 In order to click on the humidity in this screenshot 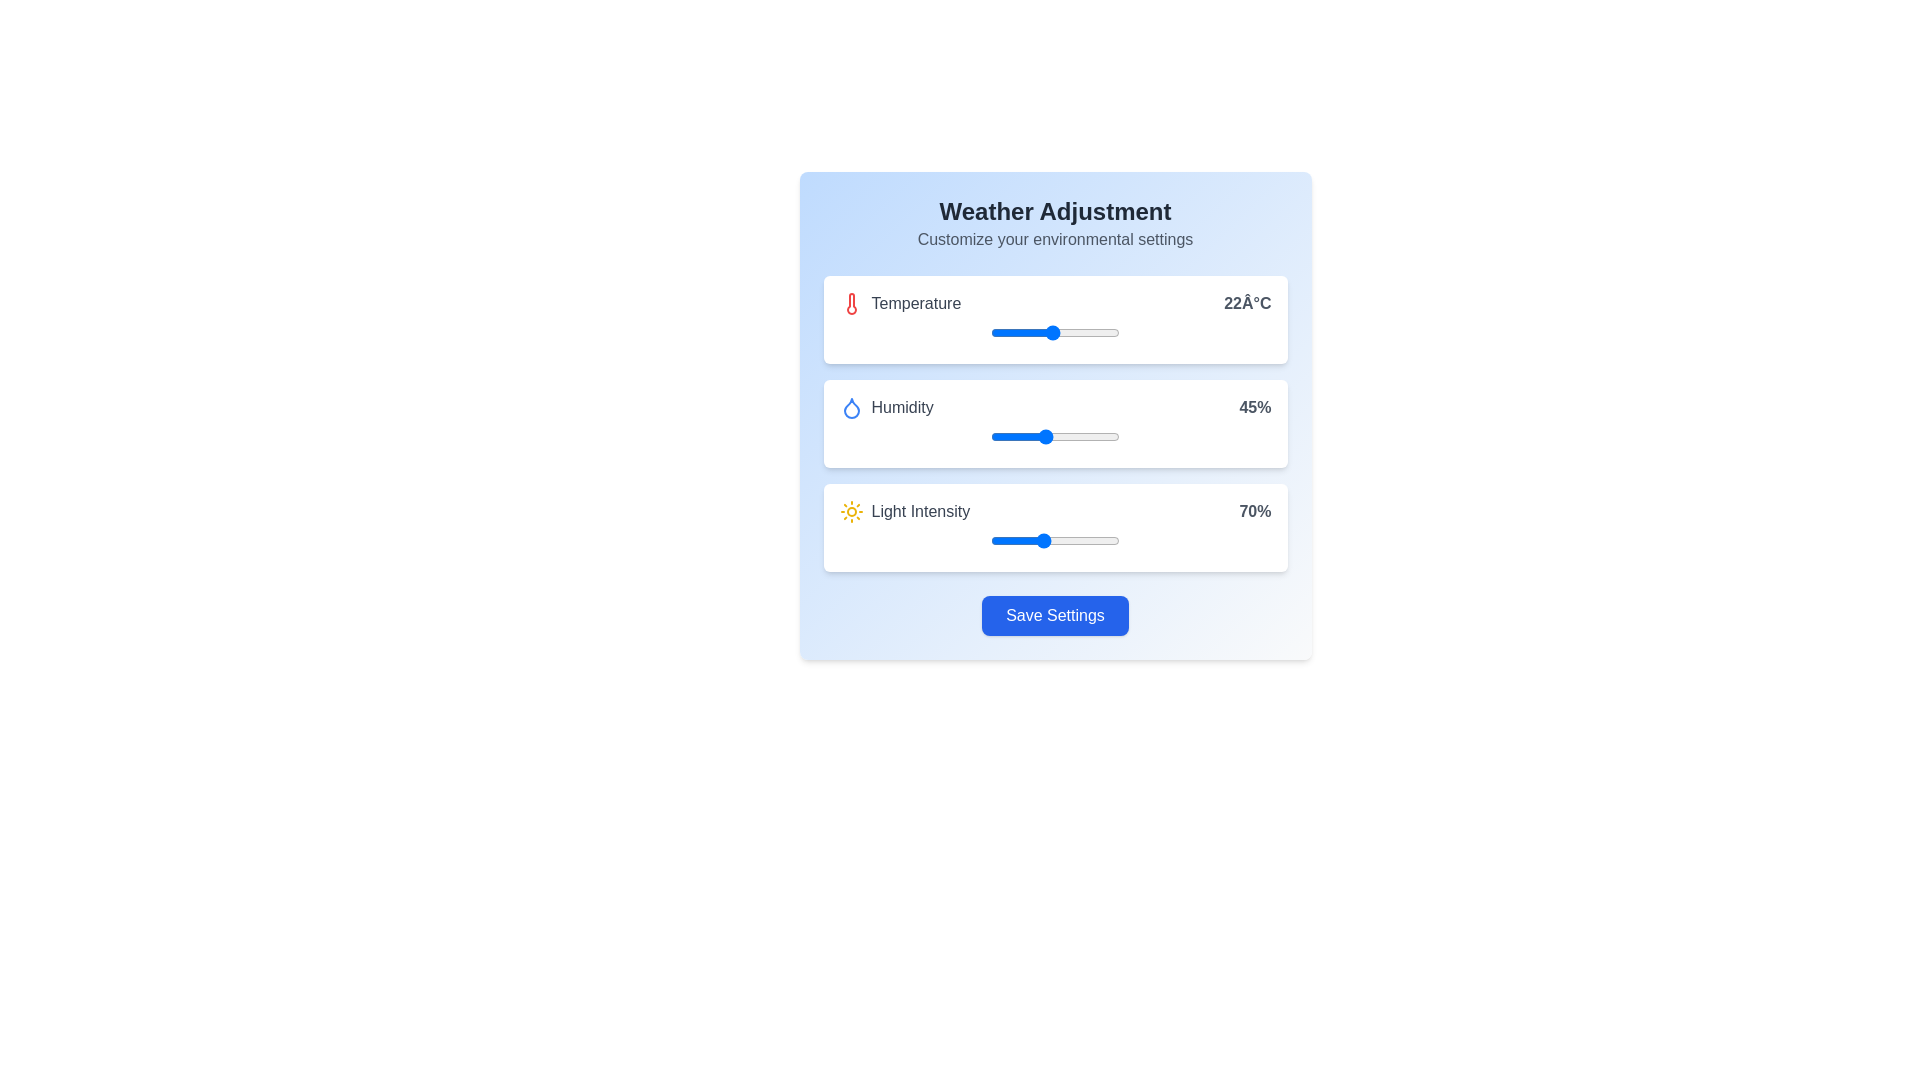, I will do `click(1045, 435)`.